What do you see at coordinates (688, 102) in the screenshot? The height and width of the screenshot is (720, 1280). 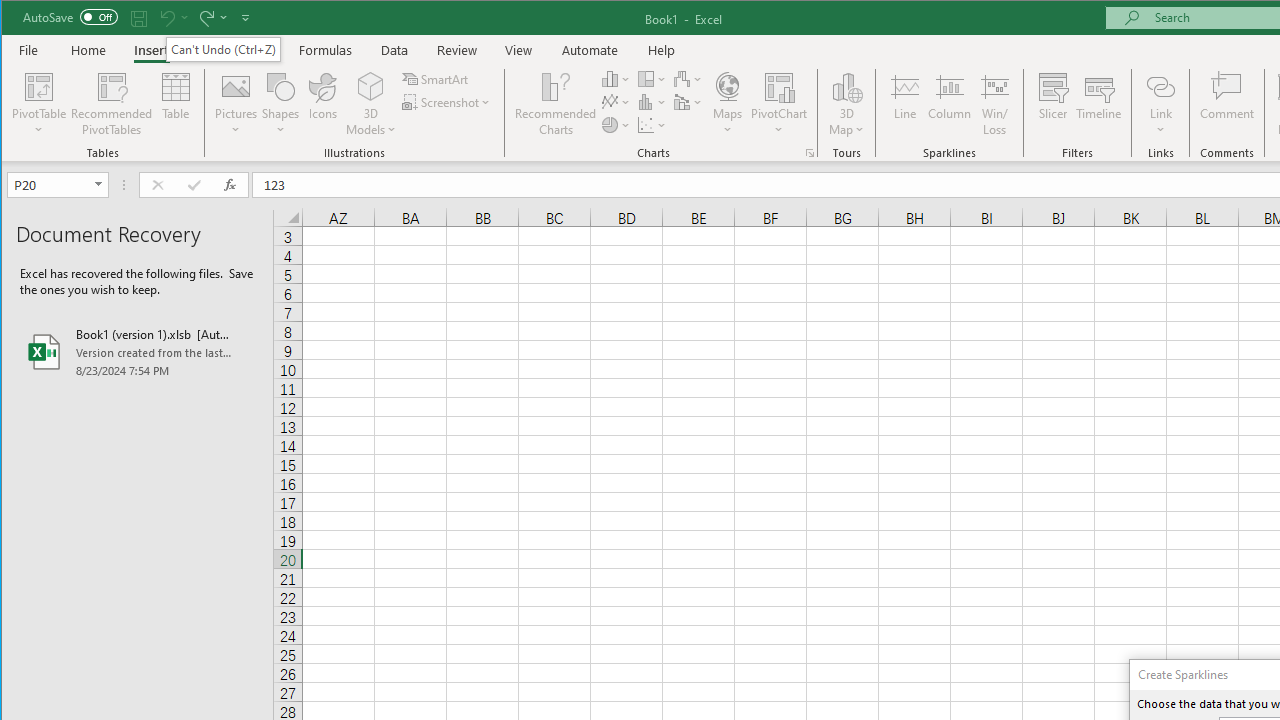 I see `'Insert Combo Chart'` at bounding box center [688, 102].